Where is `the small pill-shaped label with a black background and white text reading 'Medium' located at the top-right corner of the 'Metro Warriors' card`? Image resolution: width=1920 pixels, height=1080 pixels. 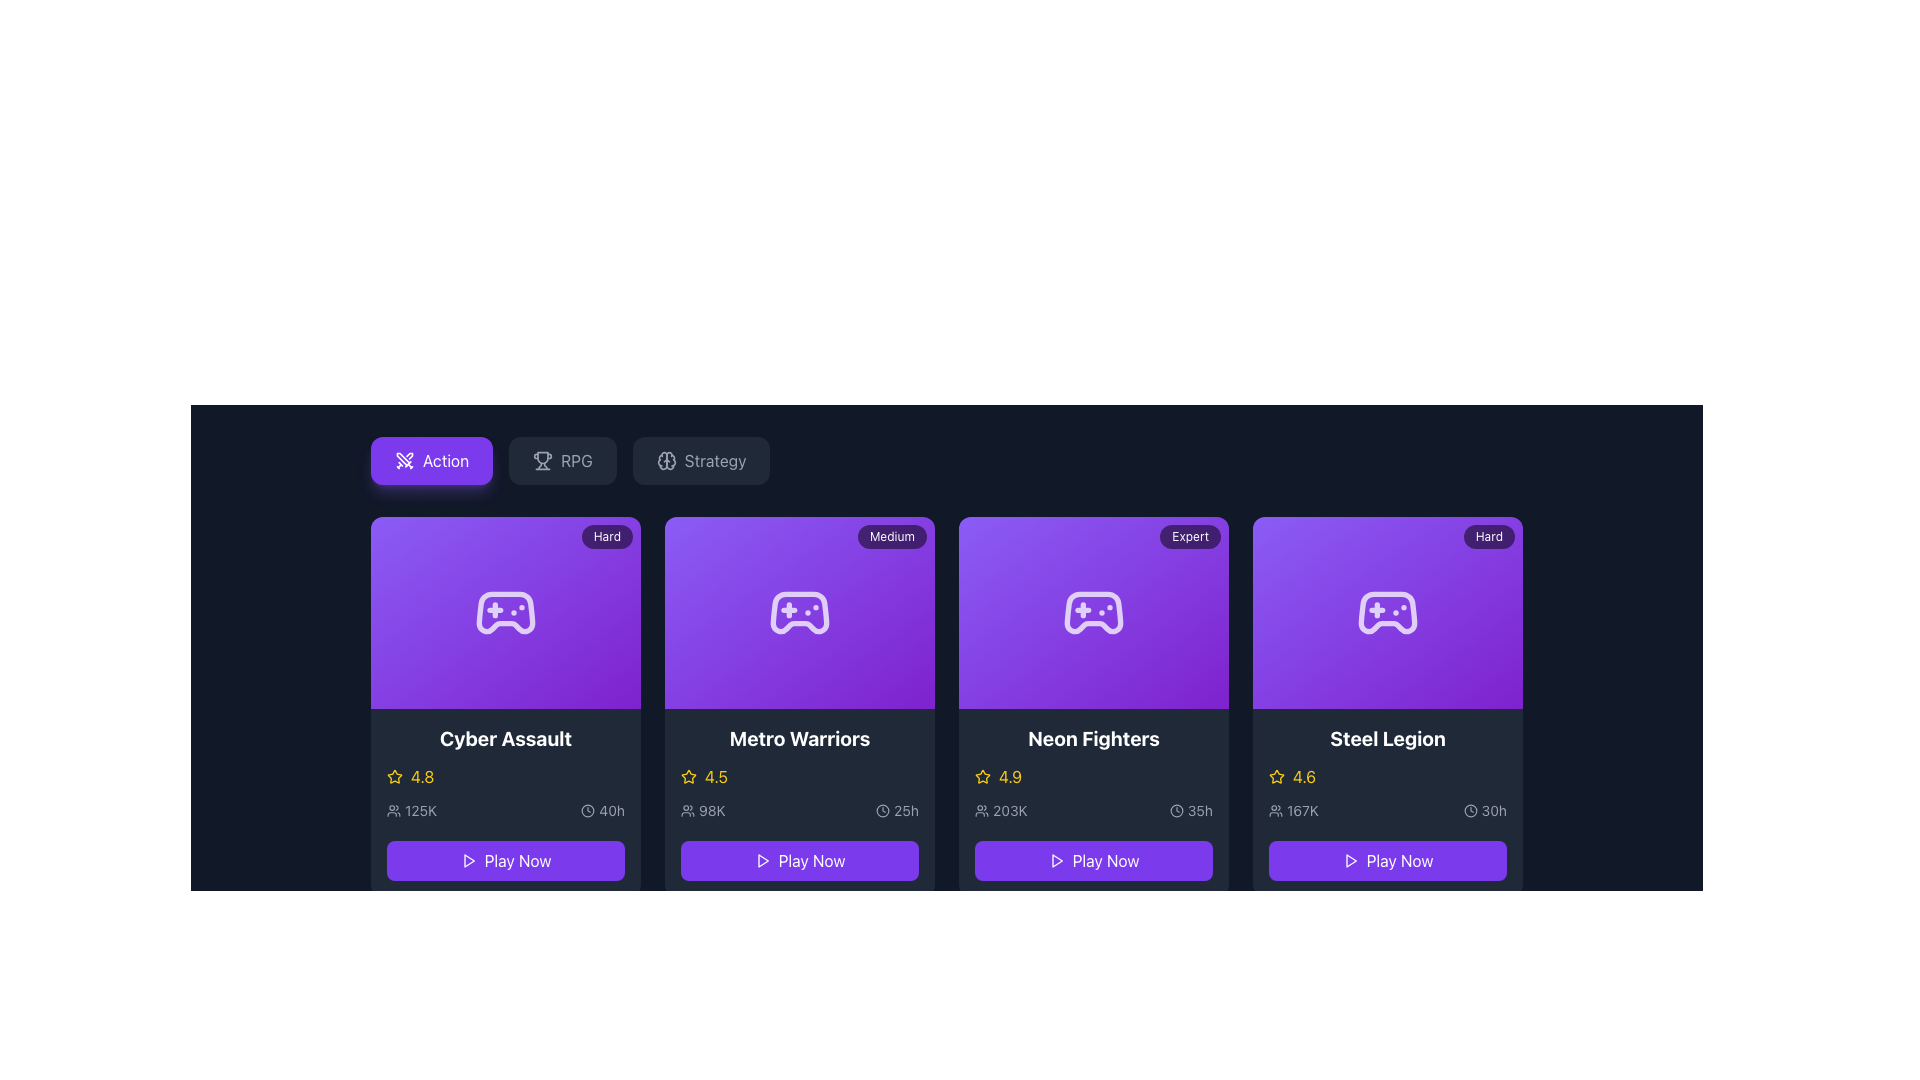 the small pill-shaped label with a black background and white text reading 'Medium' located at the top-right corner of the 'Metro Warriors' card is located at coordinates (891, 535).